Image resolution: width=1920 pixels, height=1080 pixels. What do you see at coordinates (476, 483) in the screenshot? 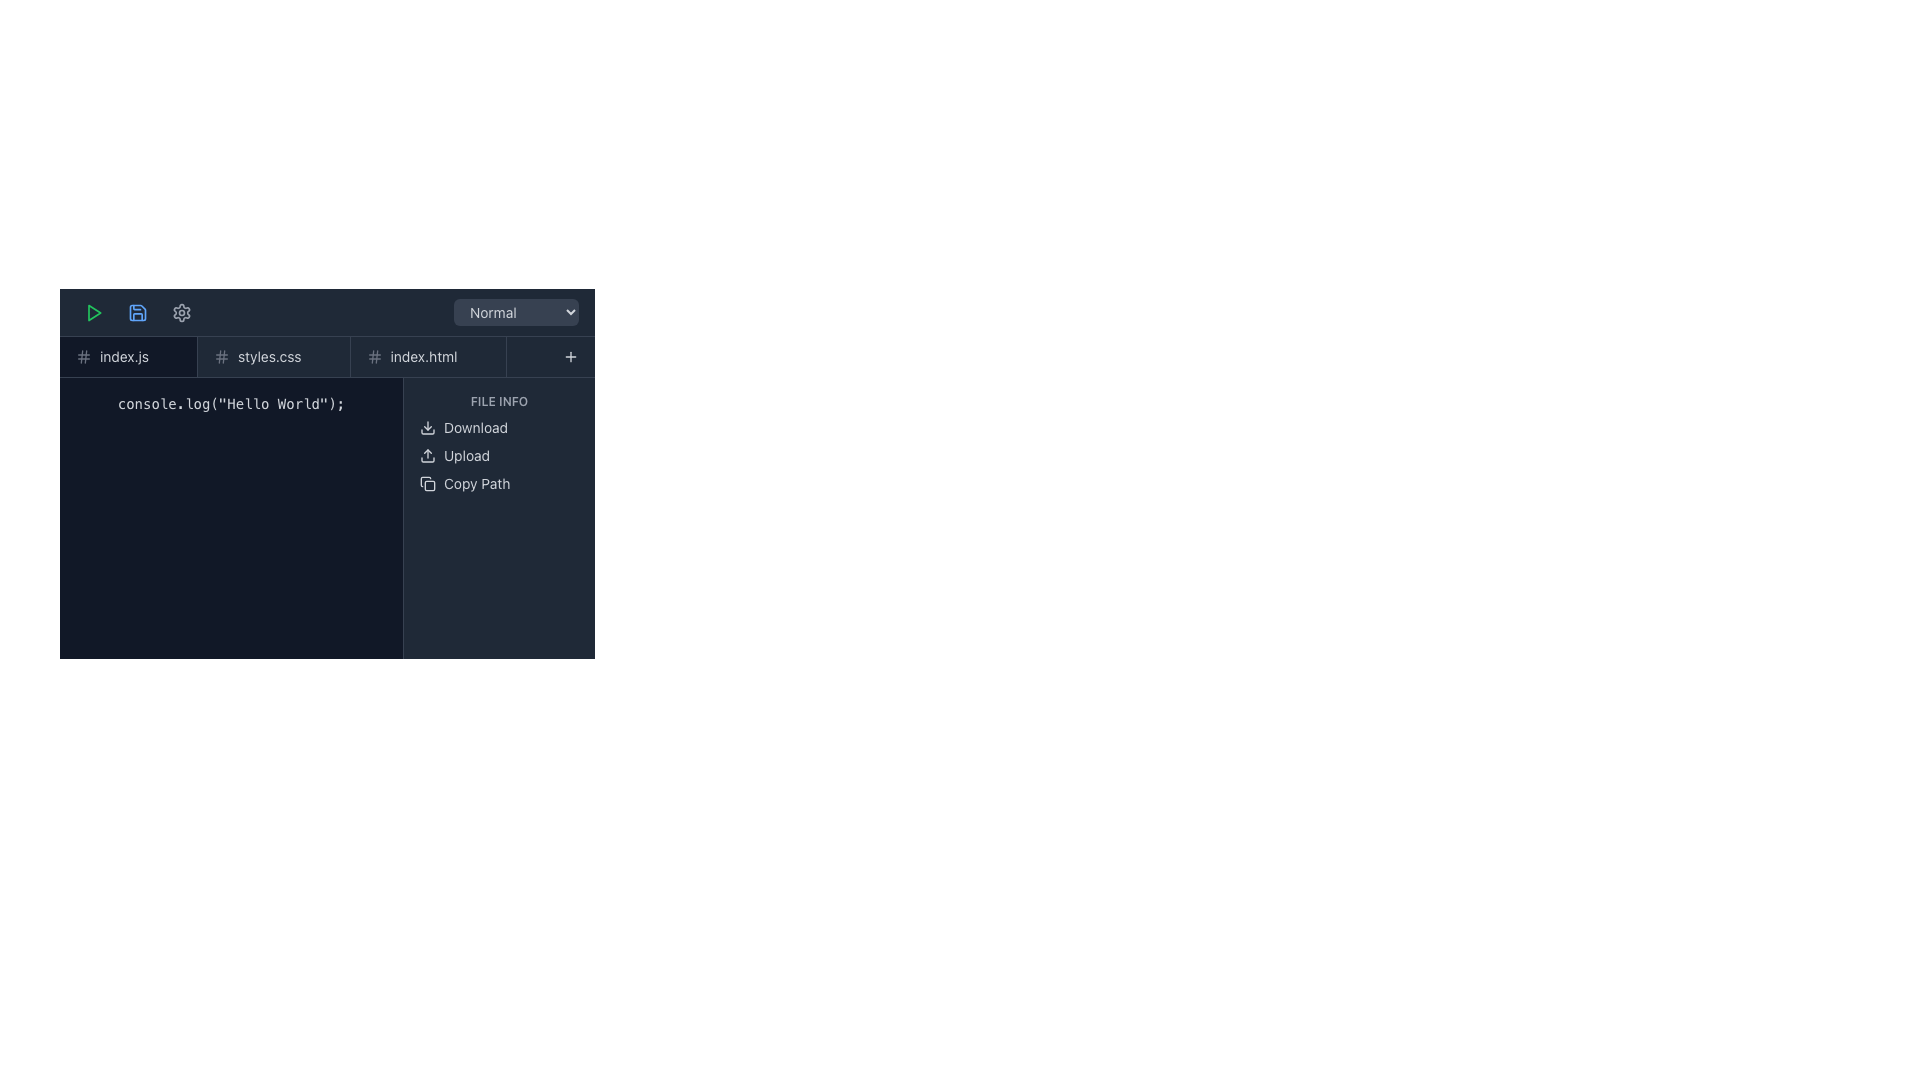
I see `the third text label within the 'FILE INFO' panel, located below the 'Upload' option` at bounding box center [476, 483].